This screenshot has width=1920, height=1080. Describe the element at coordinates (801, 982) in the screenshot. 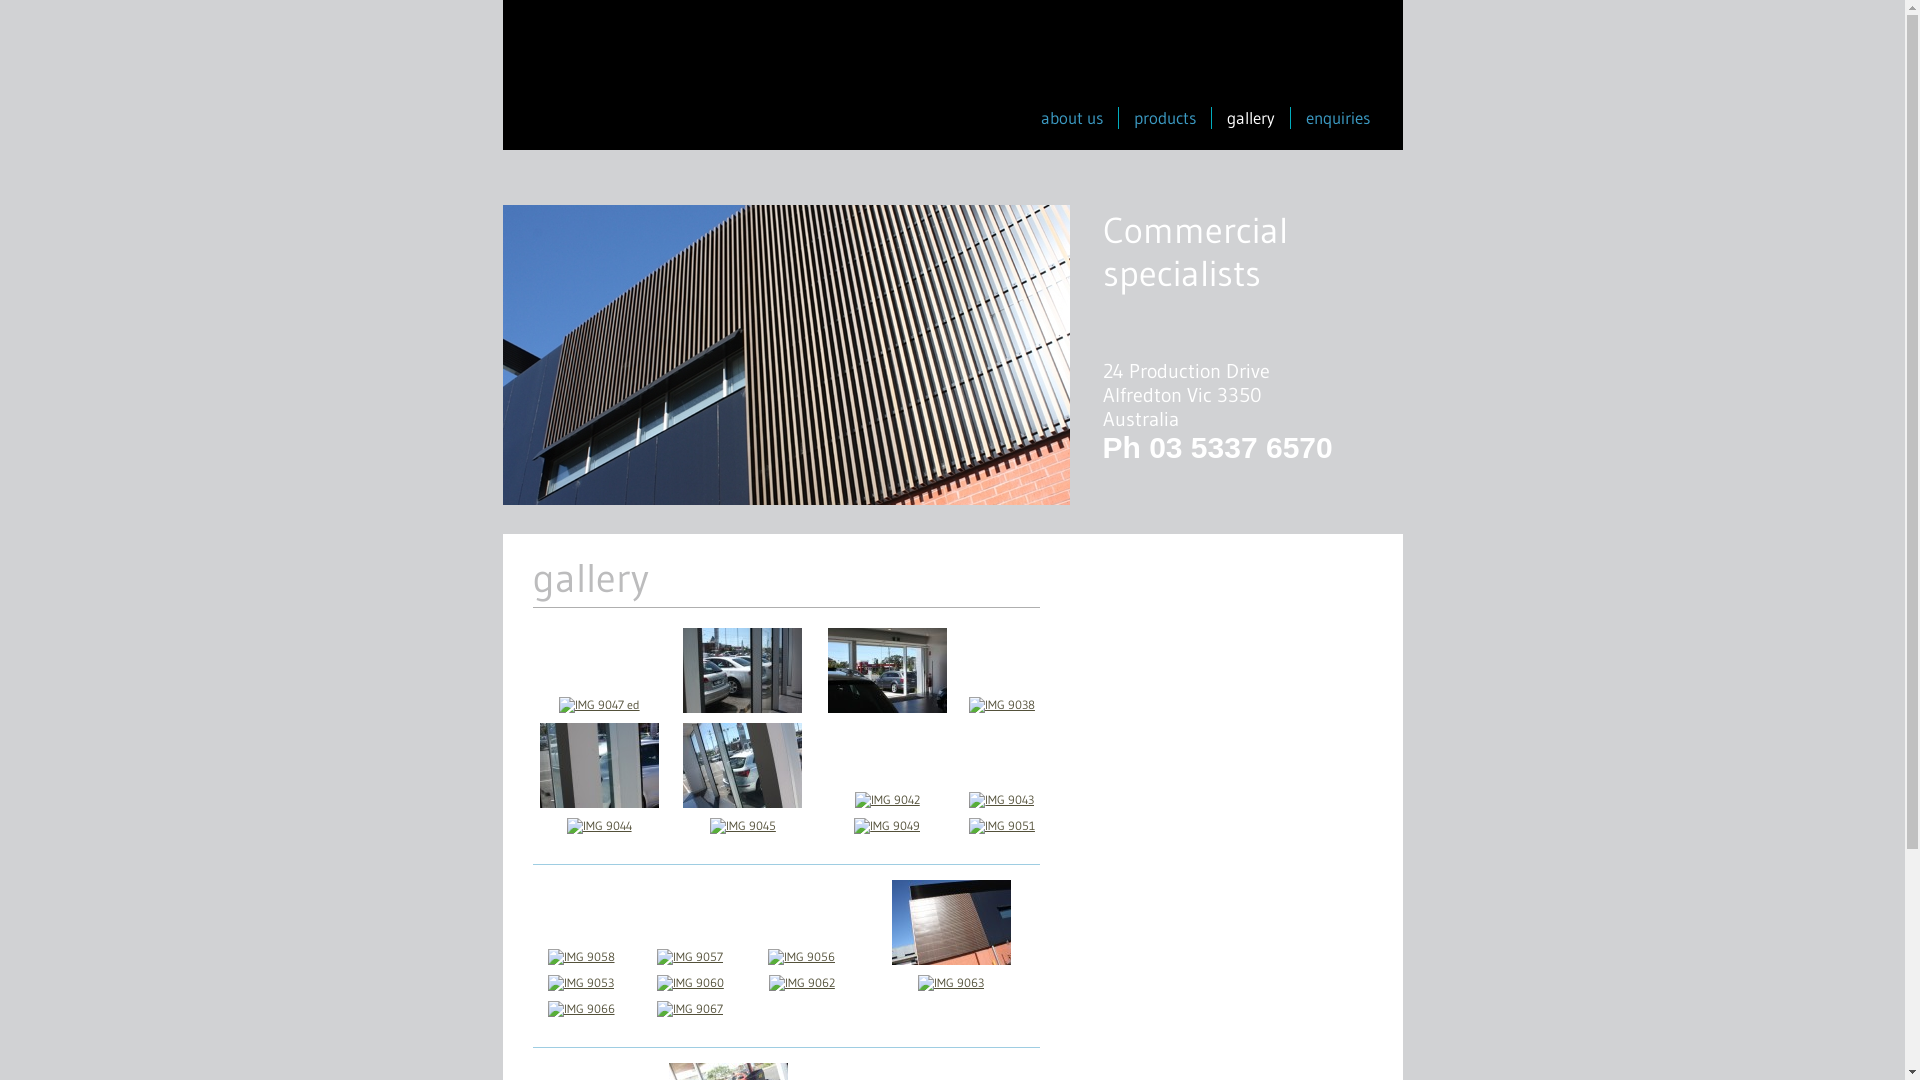

I see `'IMG 9062'` at that location.